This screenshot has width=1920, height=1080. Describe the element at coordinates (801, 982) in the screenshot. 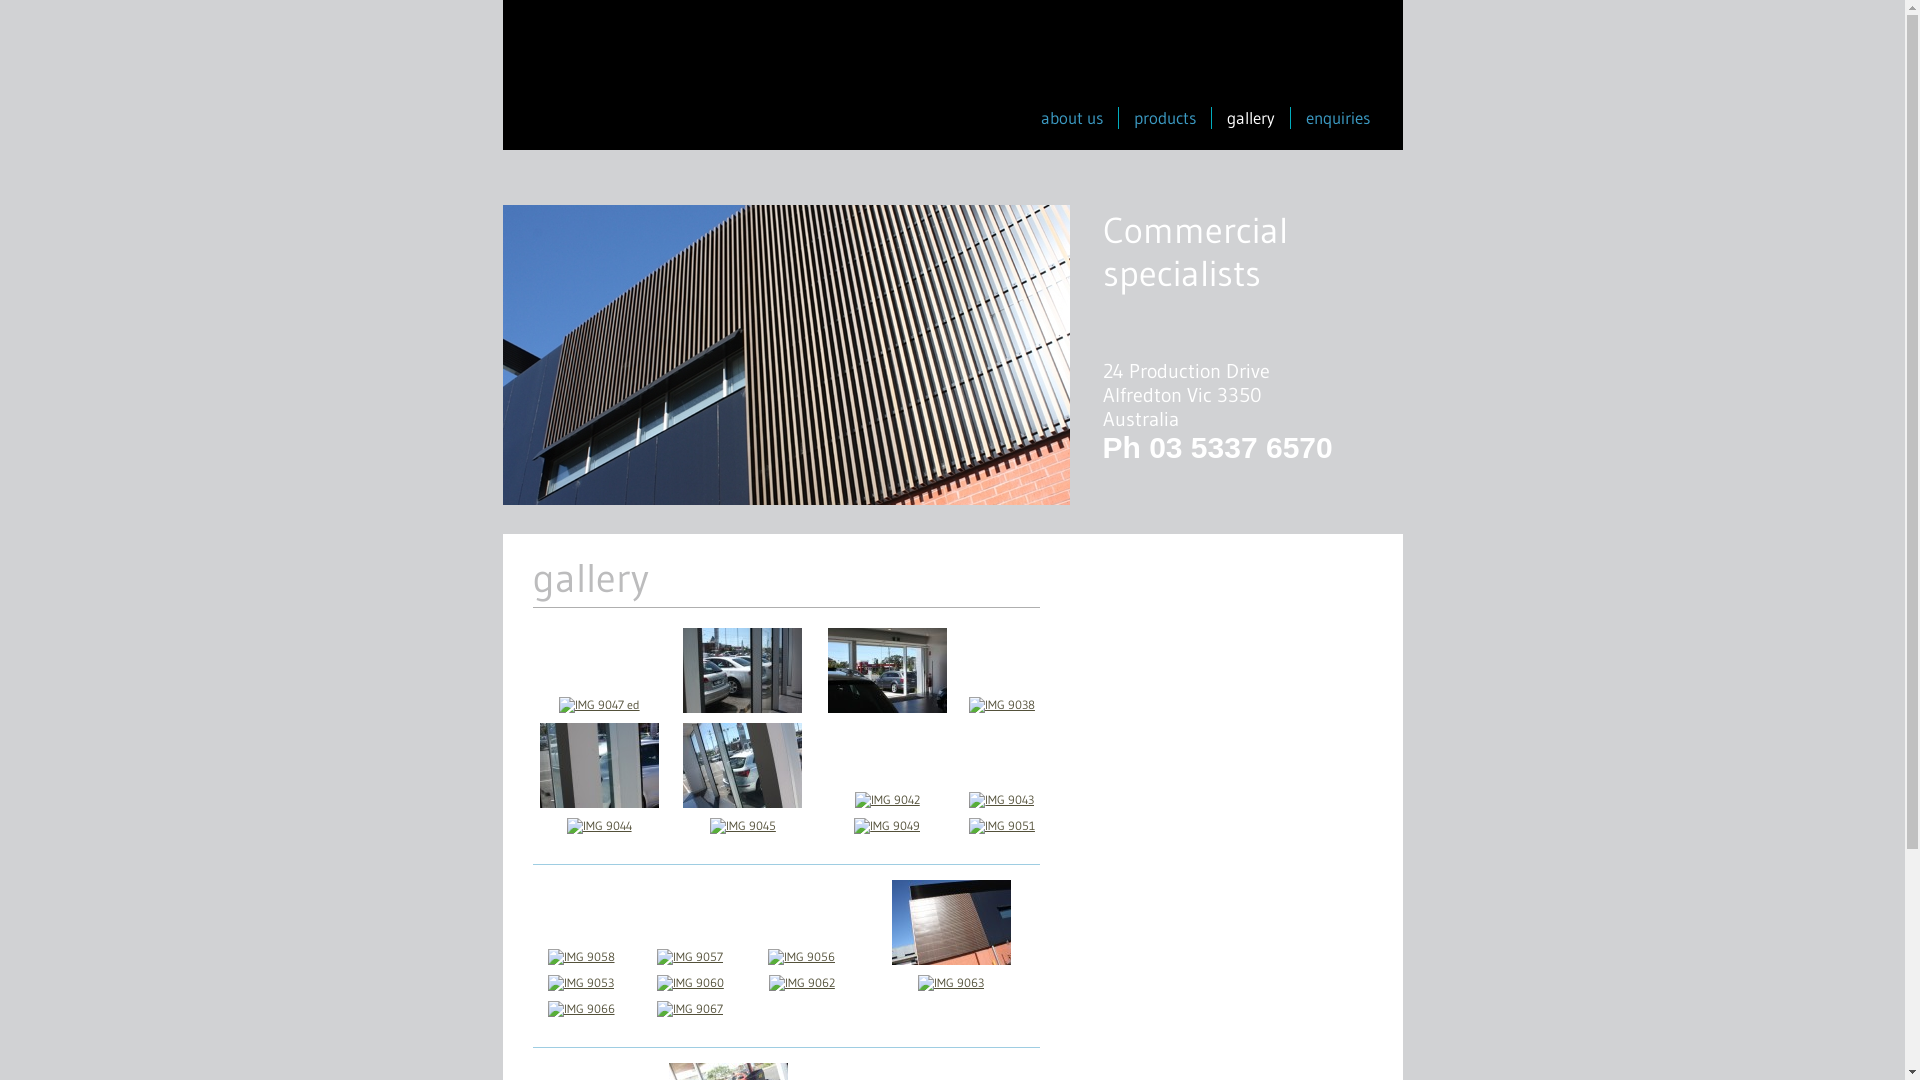

I see `'IMG 9062'` at that location.